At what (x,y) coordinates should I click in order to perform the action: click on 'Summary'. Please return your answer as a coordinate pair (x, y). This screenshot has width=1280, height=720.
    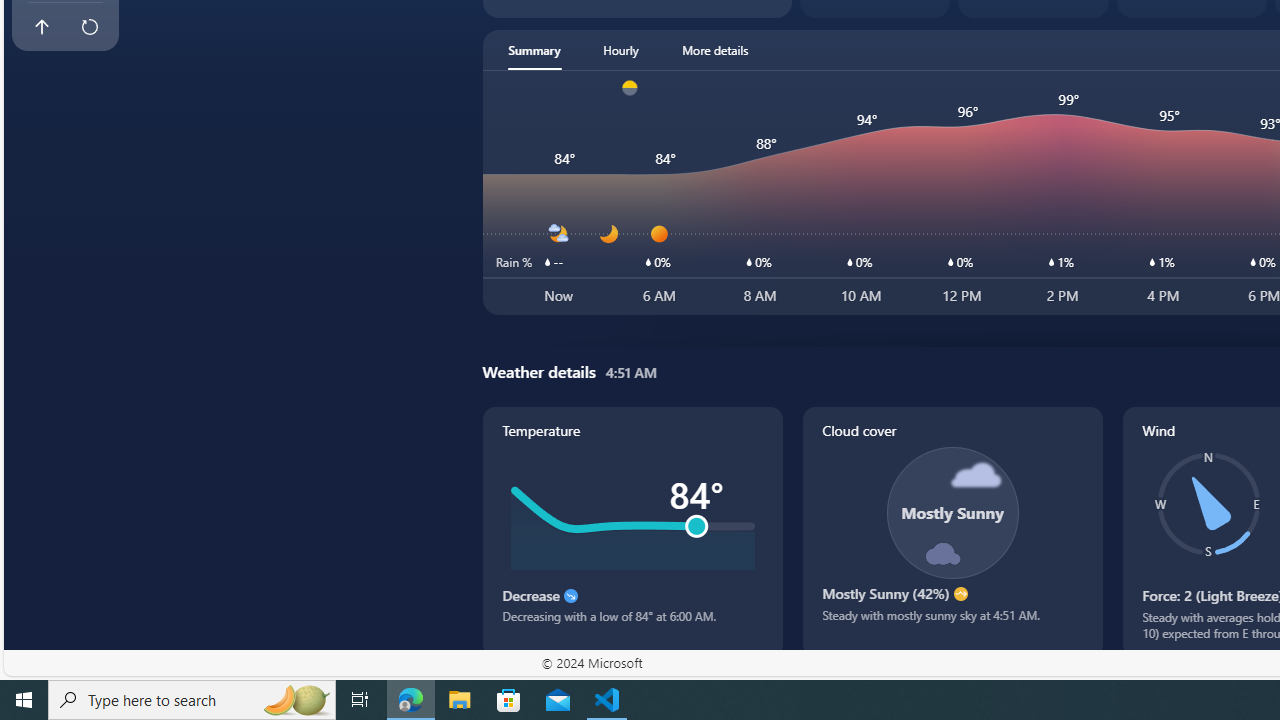
    Looking at the image, I should click on (534, 49).